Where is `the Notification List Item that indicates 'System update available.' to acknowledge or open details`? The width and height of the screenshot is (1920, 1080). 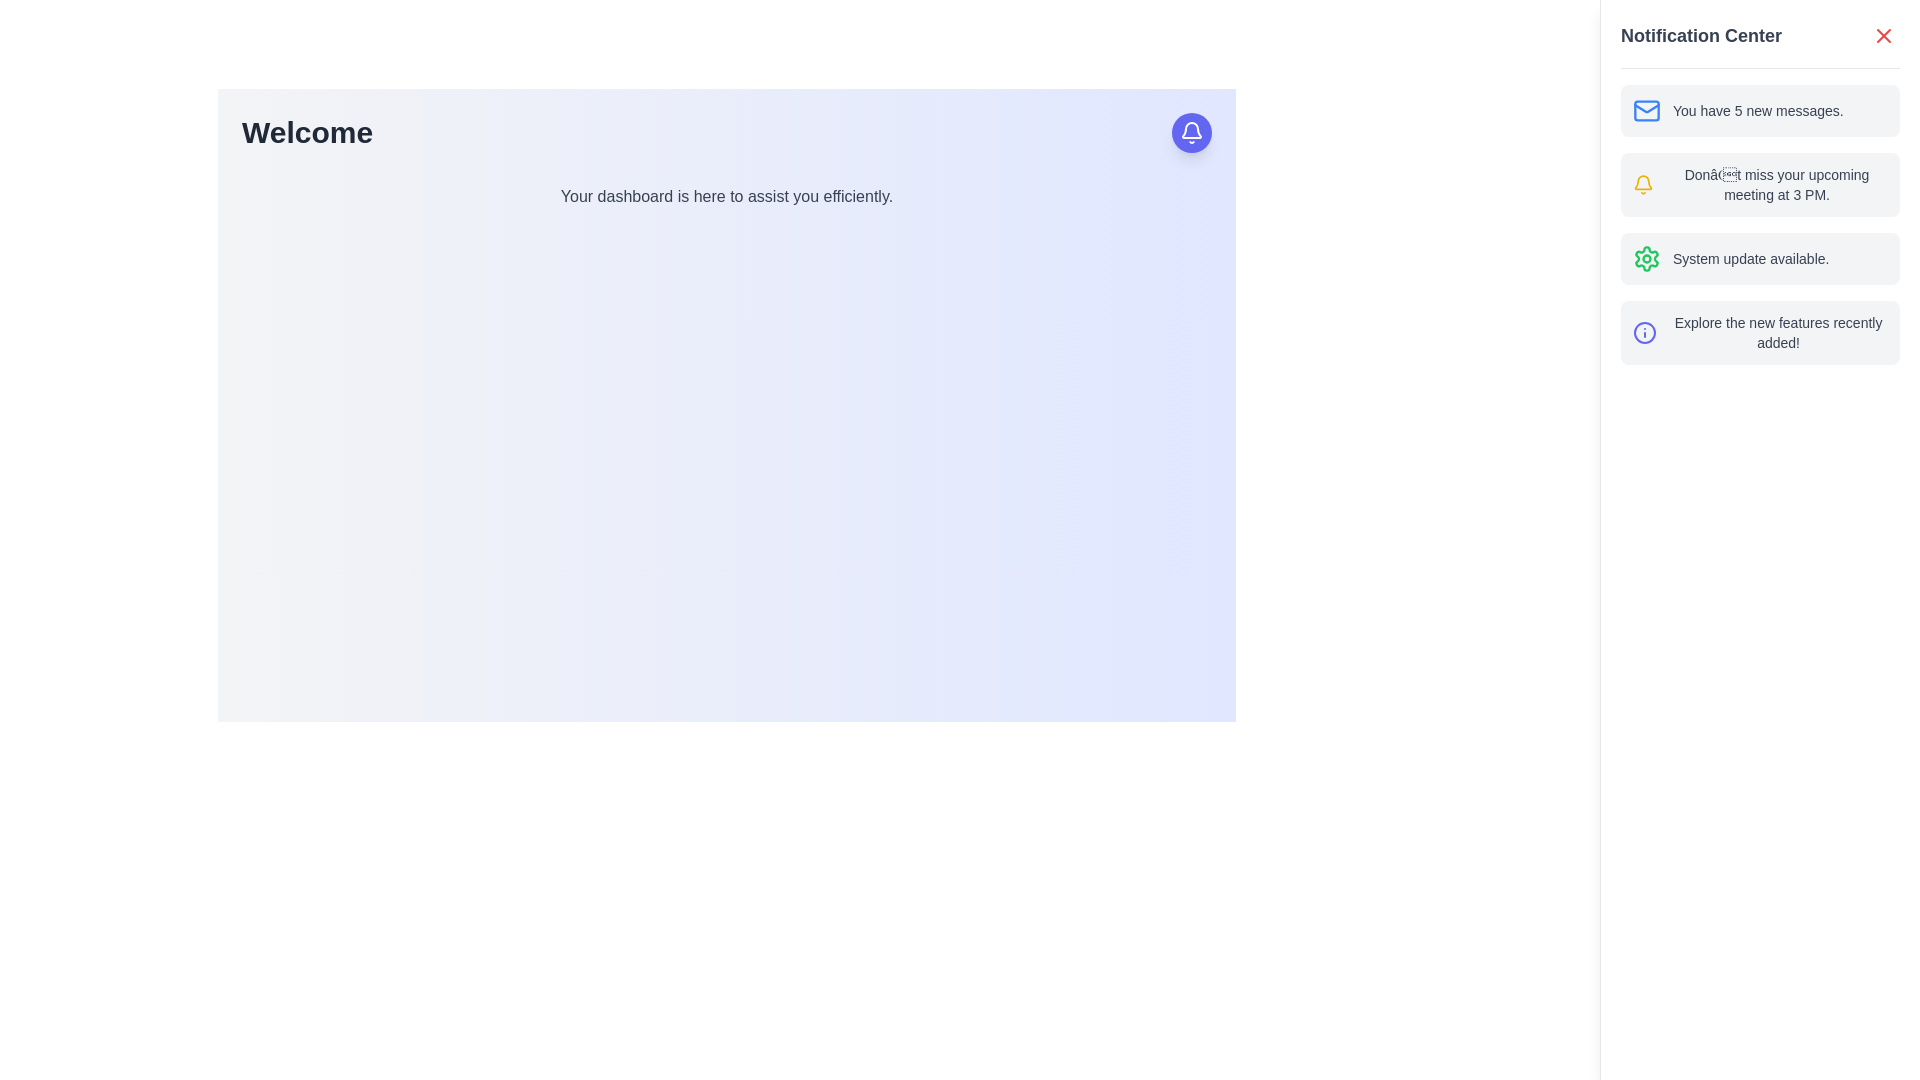
the Notification List Item that indicates 'System update available.' to acknowledge or open details is located at coordinates (1760, 257).